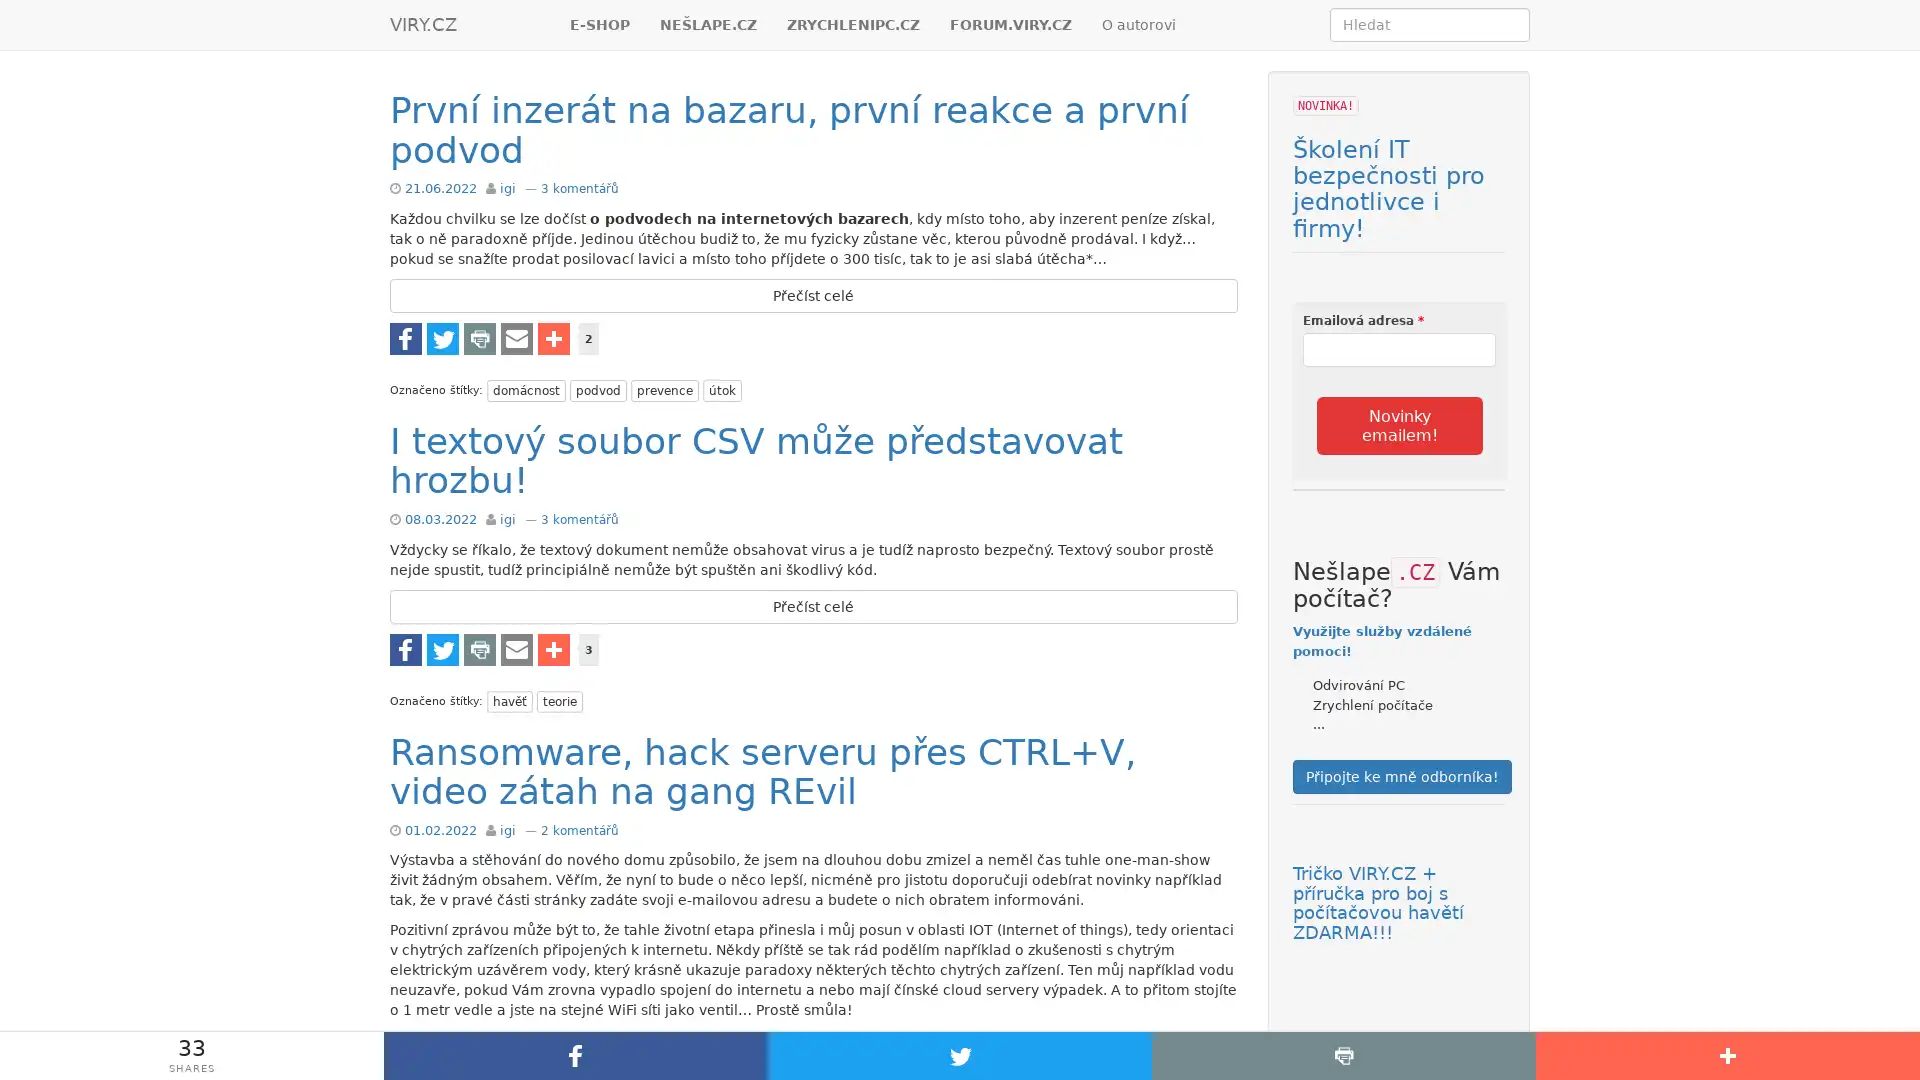 This screenshot has width=1920, height=1080. What do you see at coordinates (405, 337) in the screenshot?
I see `Share to Facebook` at bounding box center [405, 337].